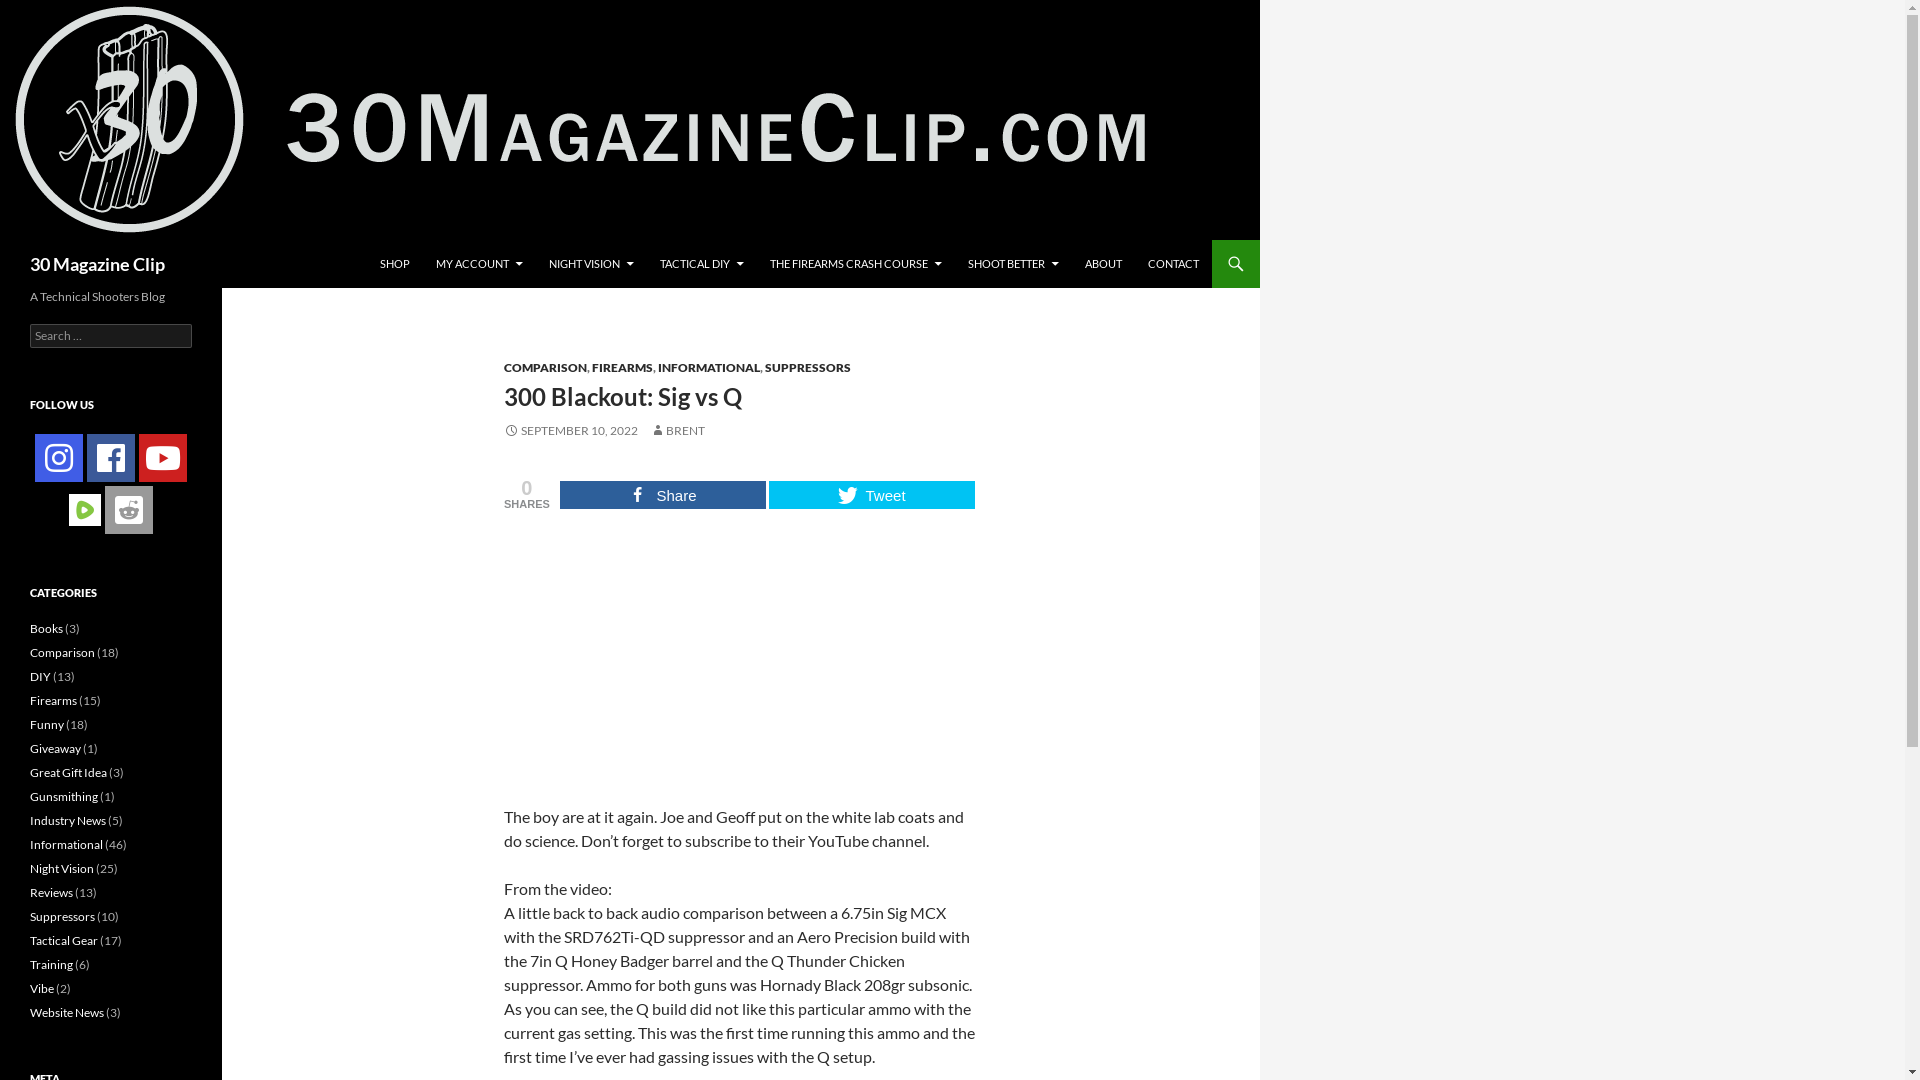 The height and width of the screenshot is (1080, 1920). What do you see at coordinates (757, 262) in the screenshot?
I see `'THE FIREARMS CRASH COURSE'` at bounding box center [757, 262].